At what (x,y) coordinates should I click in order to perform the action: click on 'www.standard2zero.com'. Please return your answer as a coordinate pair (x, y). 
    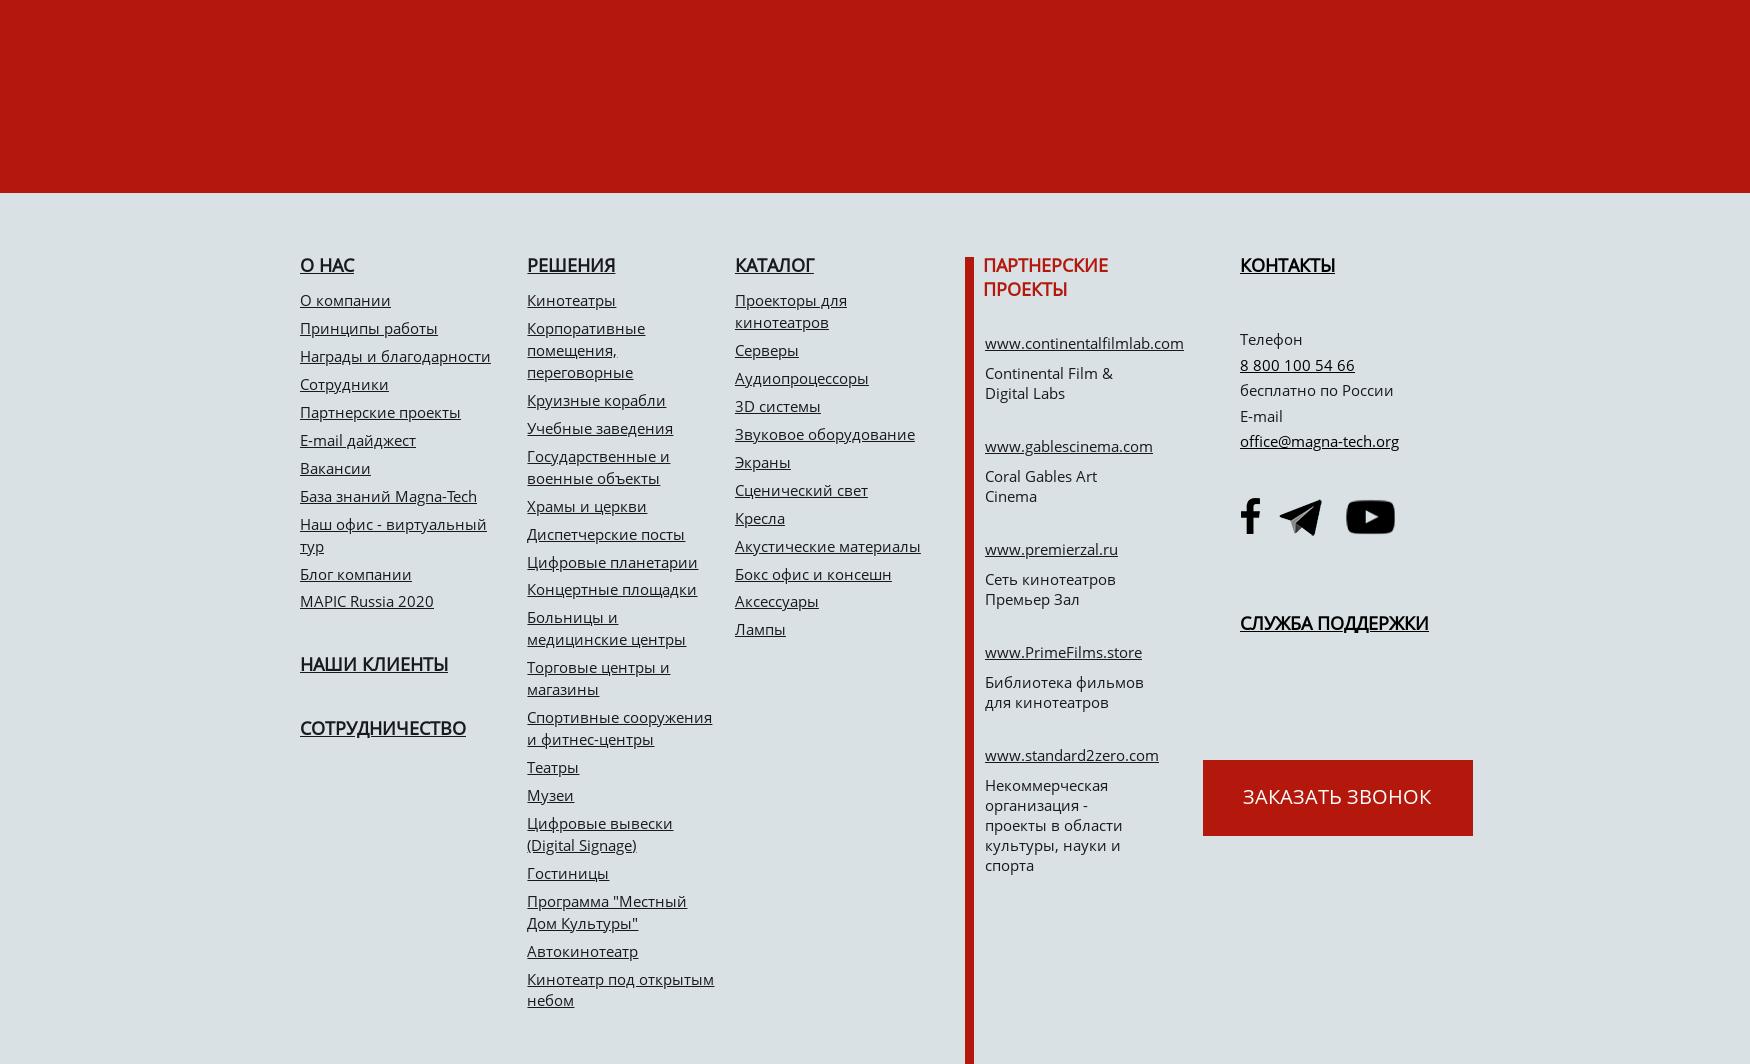
    Looking at the image, I should click on (1072, 755).